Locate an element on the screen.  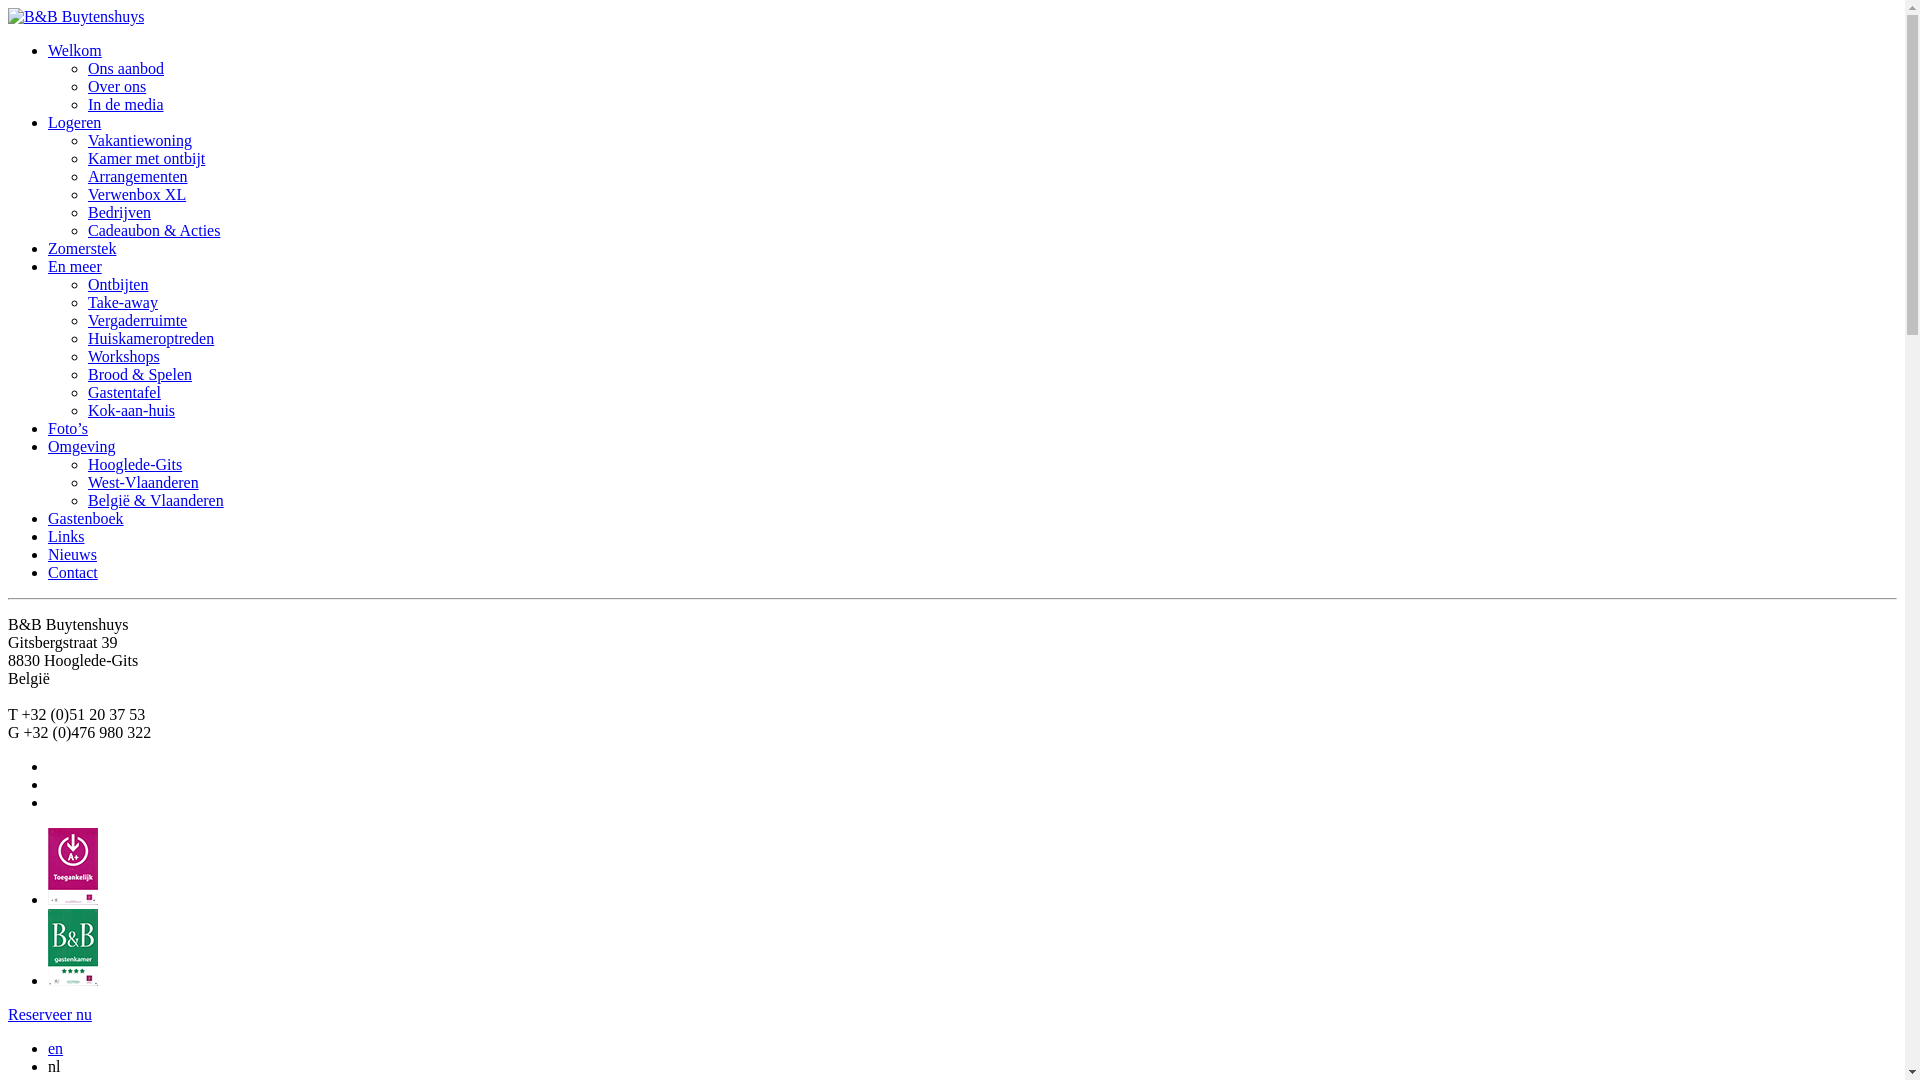
'Brood & Spelen' is located at coordinates (138, 374).